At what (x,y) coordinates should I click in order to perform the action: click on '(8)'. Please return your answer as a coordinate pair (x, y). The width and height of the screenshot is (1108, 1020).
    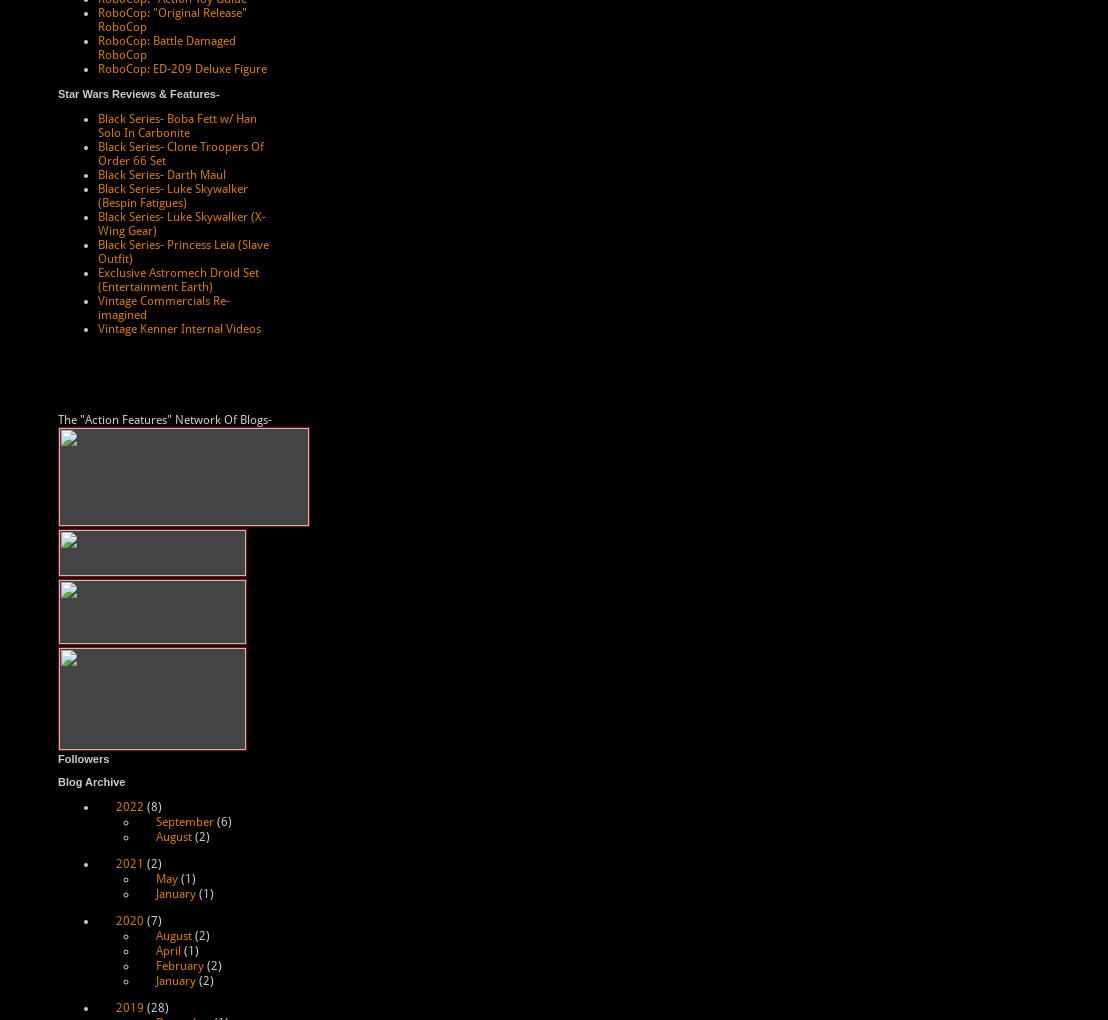
    Looking at the image, I should click on (152, 806).